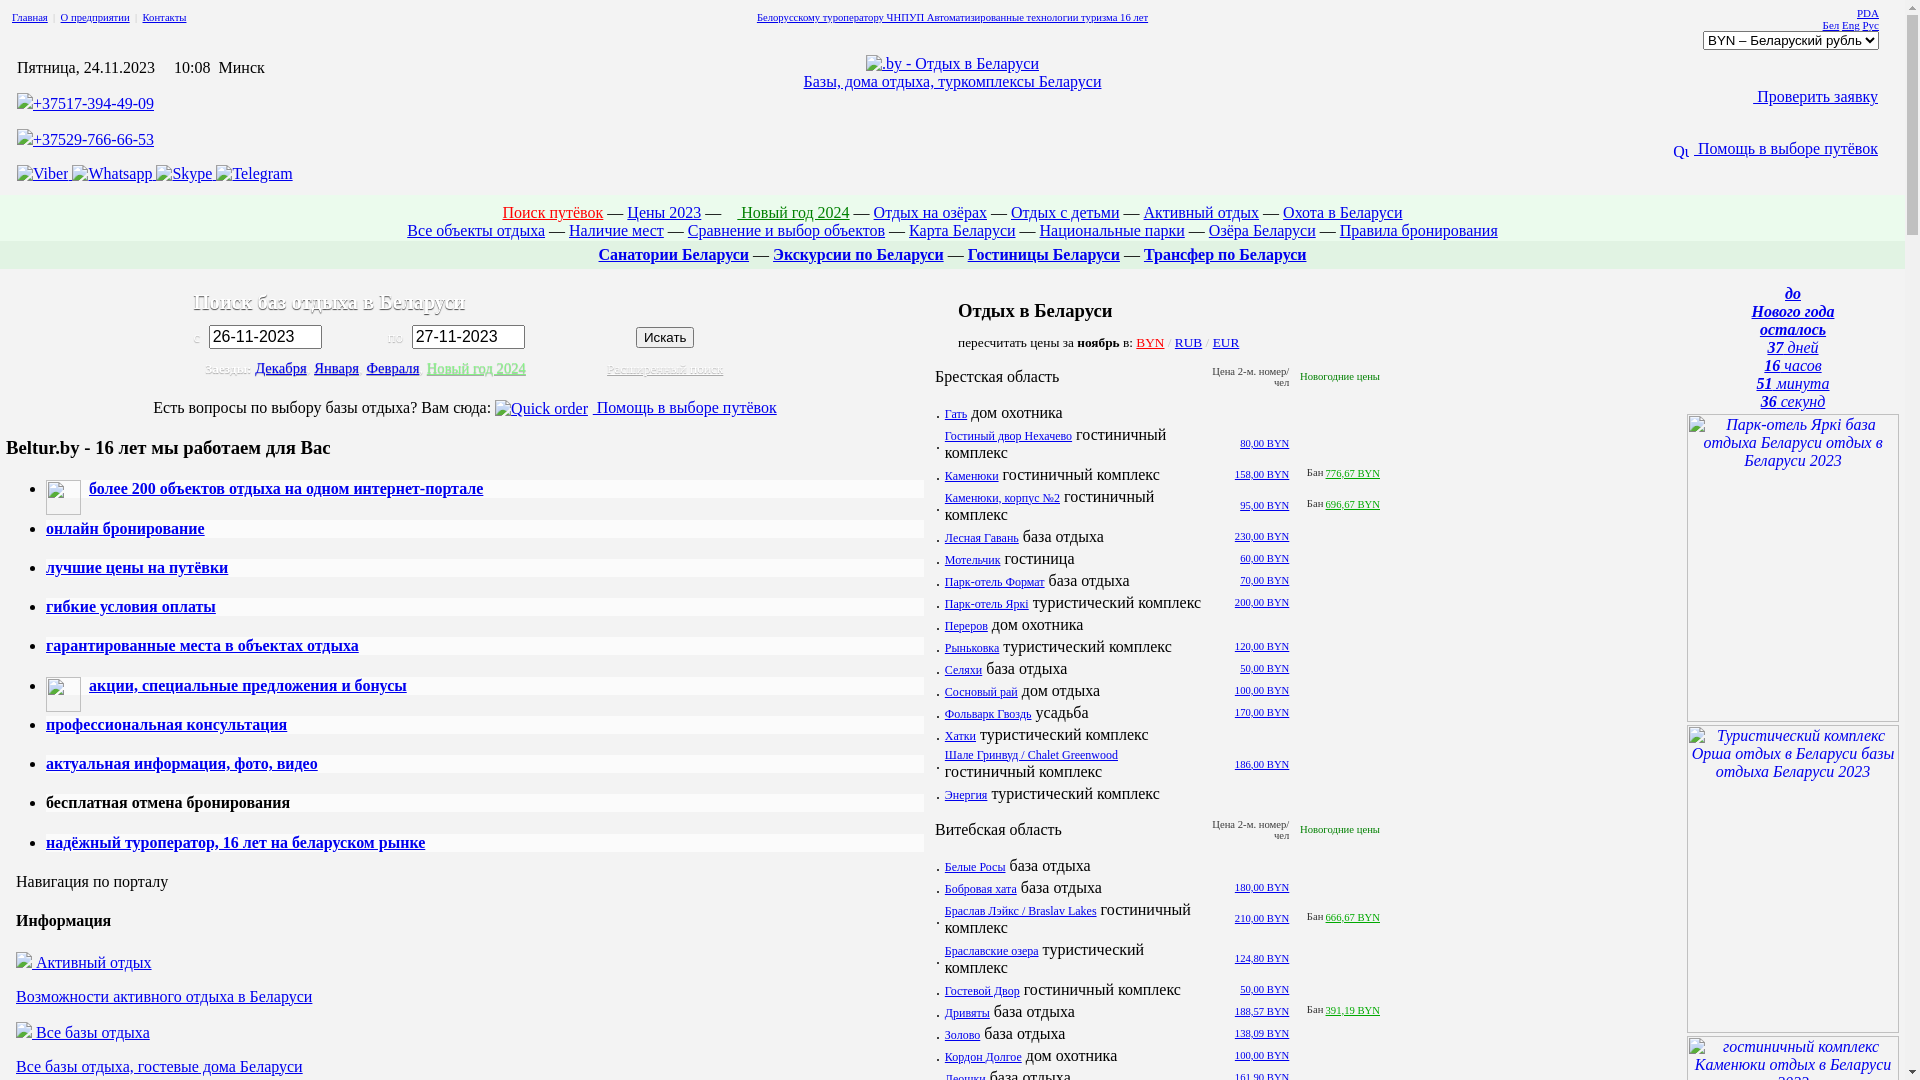 Image resolution: width=1920 pixels, height=1080 pixels. Describe the element at coordinates (1261, 601) in the screenshot. I see `'200,00 BYN'` at that location.